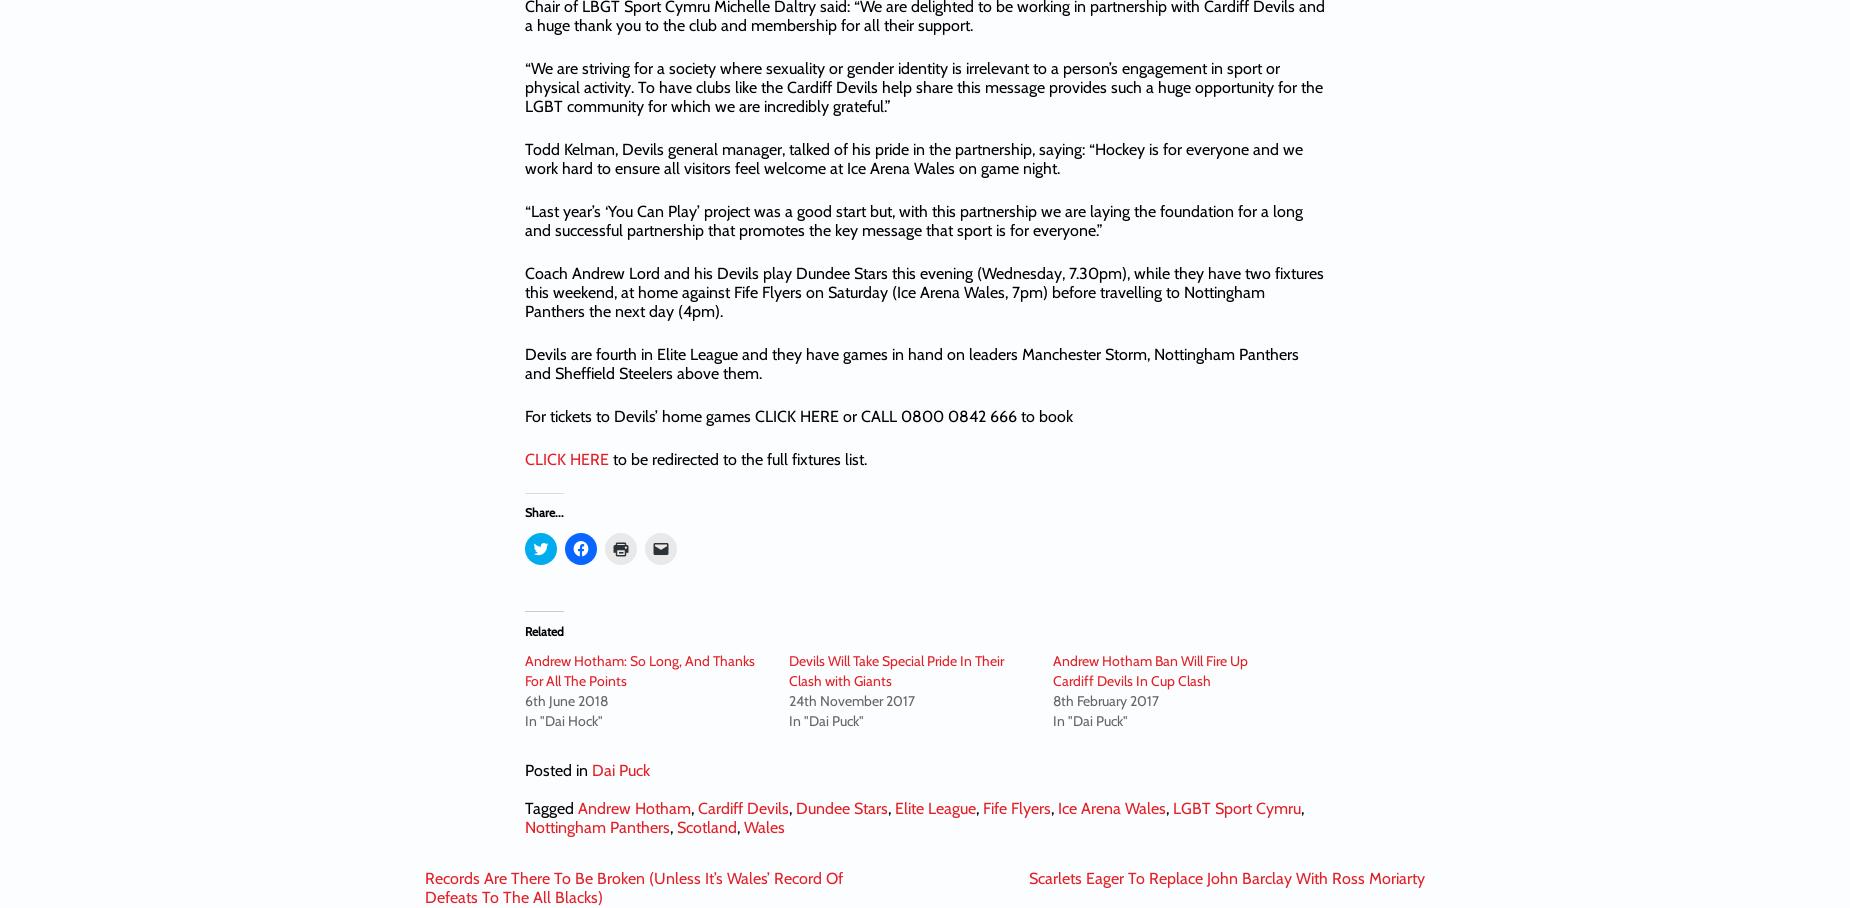 The height and width of the screenshot is (908, 1850). Describe the element at coordinates (567, 458) in the screenshot. I see `'CLICK HERE'` at that location.